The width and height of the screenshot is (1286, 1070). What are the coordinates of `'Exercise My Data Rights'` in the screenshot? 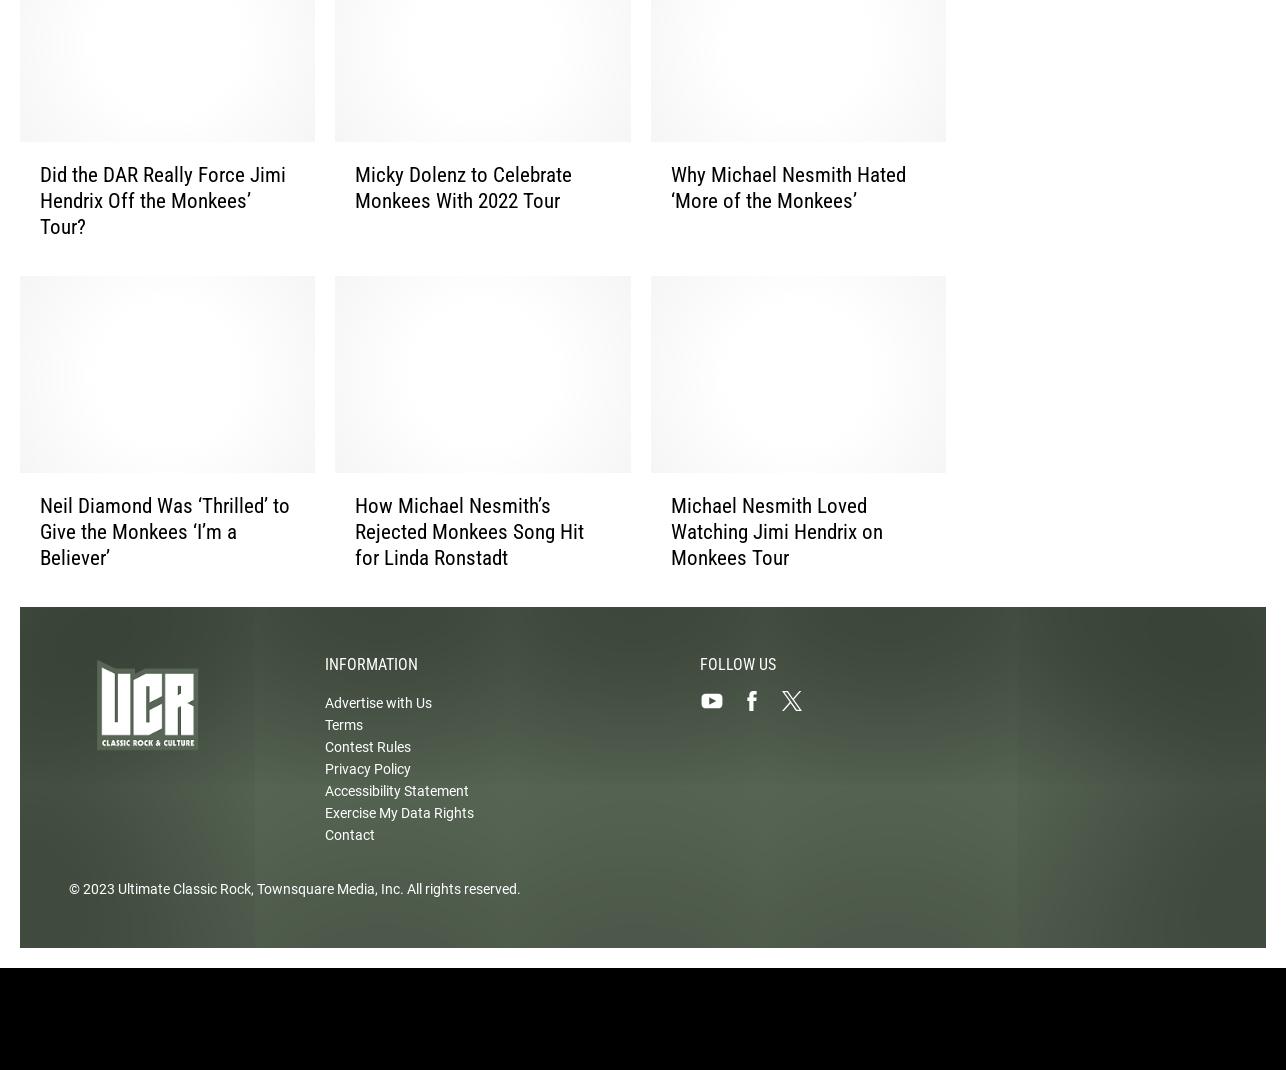 It's located at (398, 829).